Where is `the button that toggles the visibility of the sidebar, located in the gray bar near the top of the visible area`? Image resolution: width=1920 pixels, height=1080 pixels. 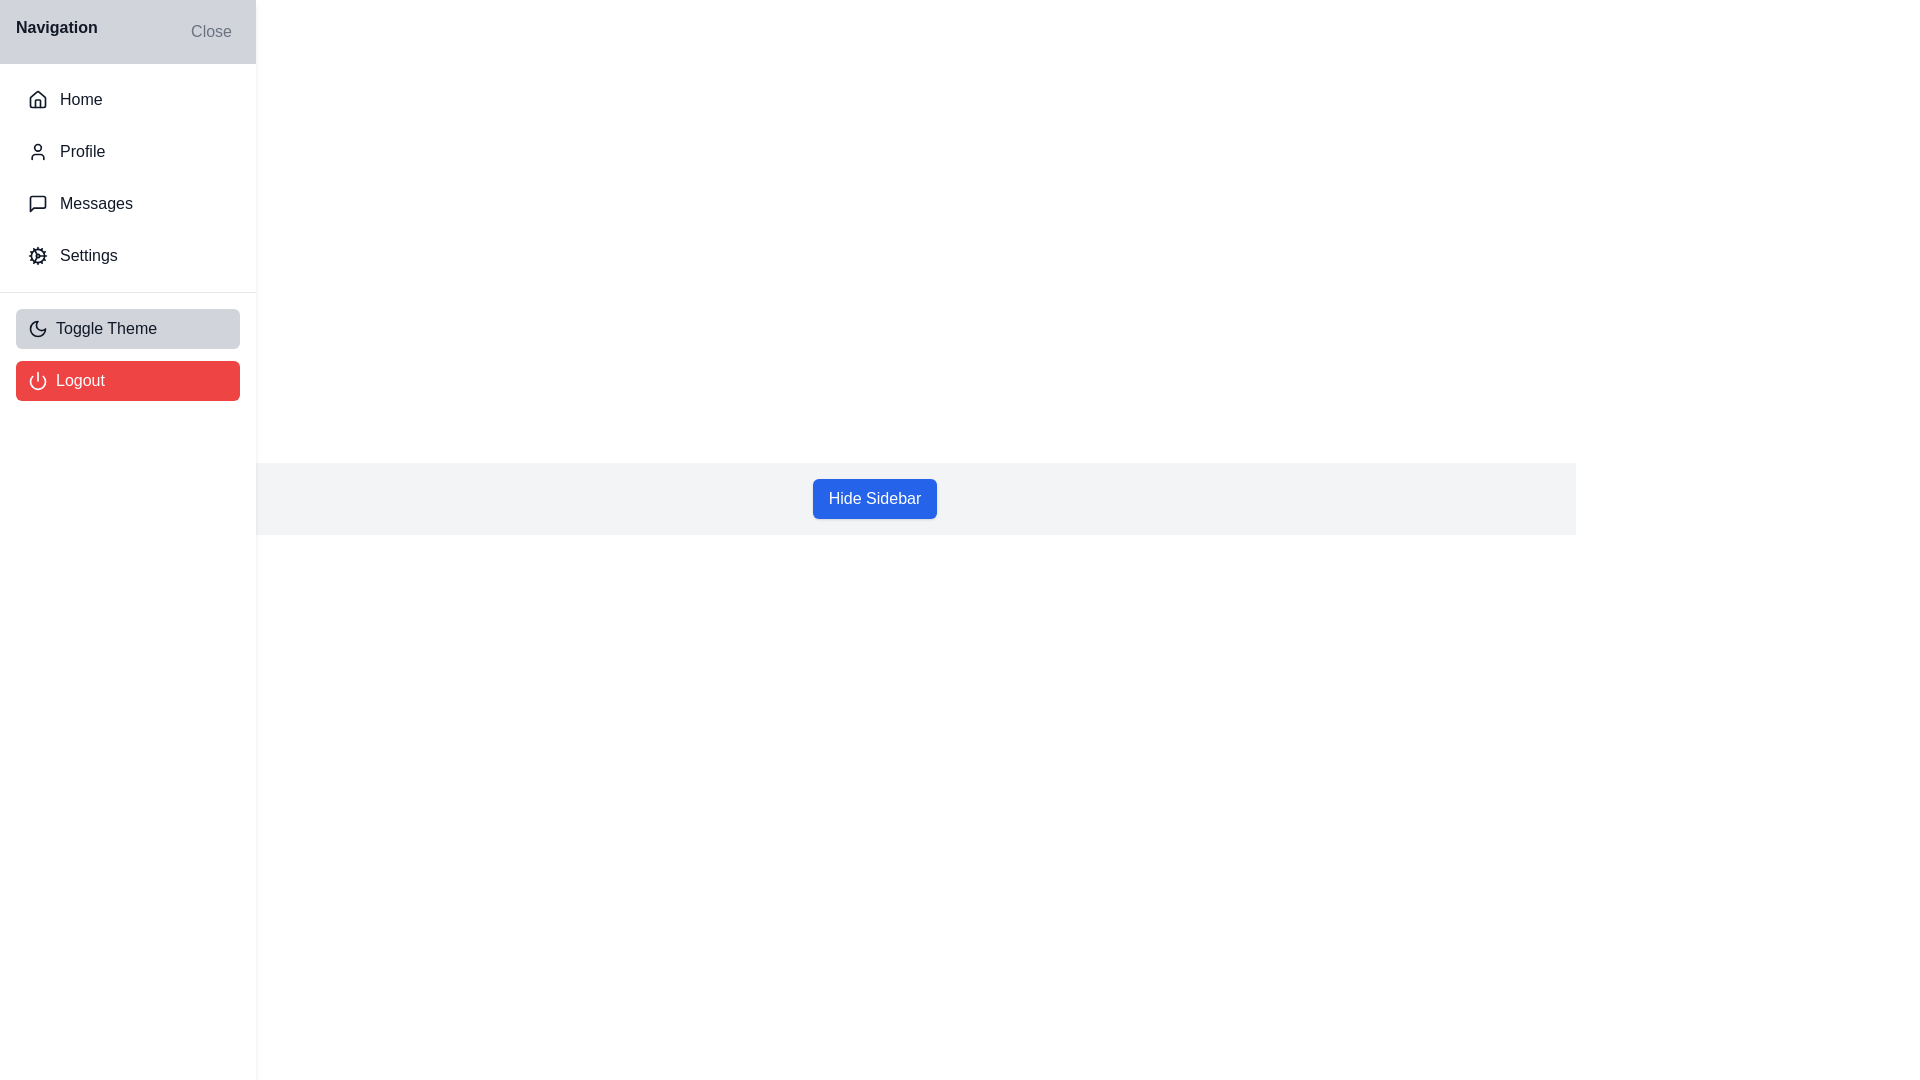 the button that toggles the visibility of the sidebar, located in the gray bar near the top of the visible area is located at coordinates (874, 497).